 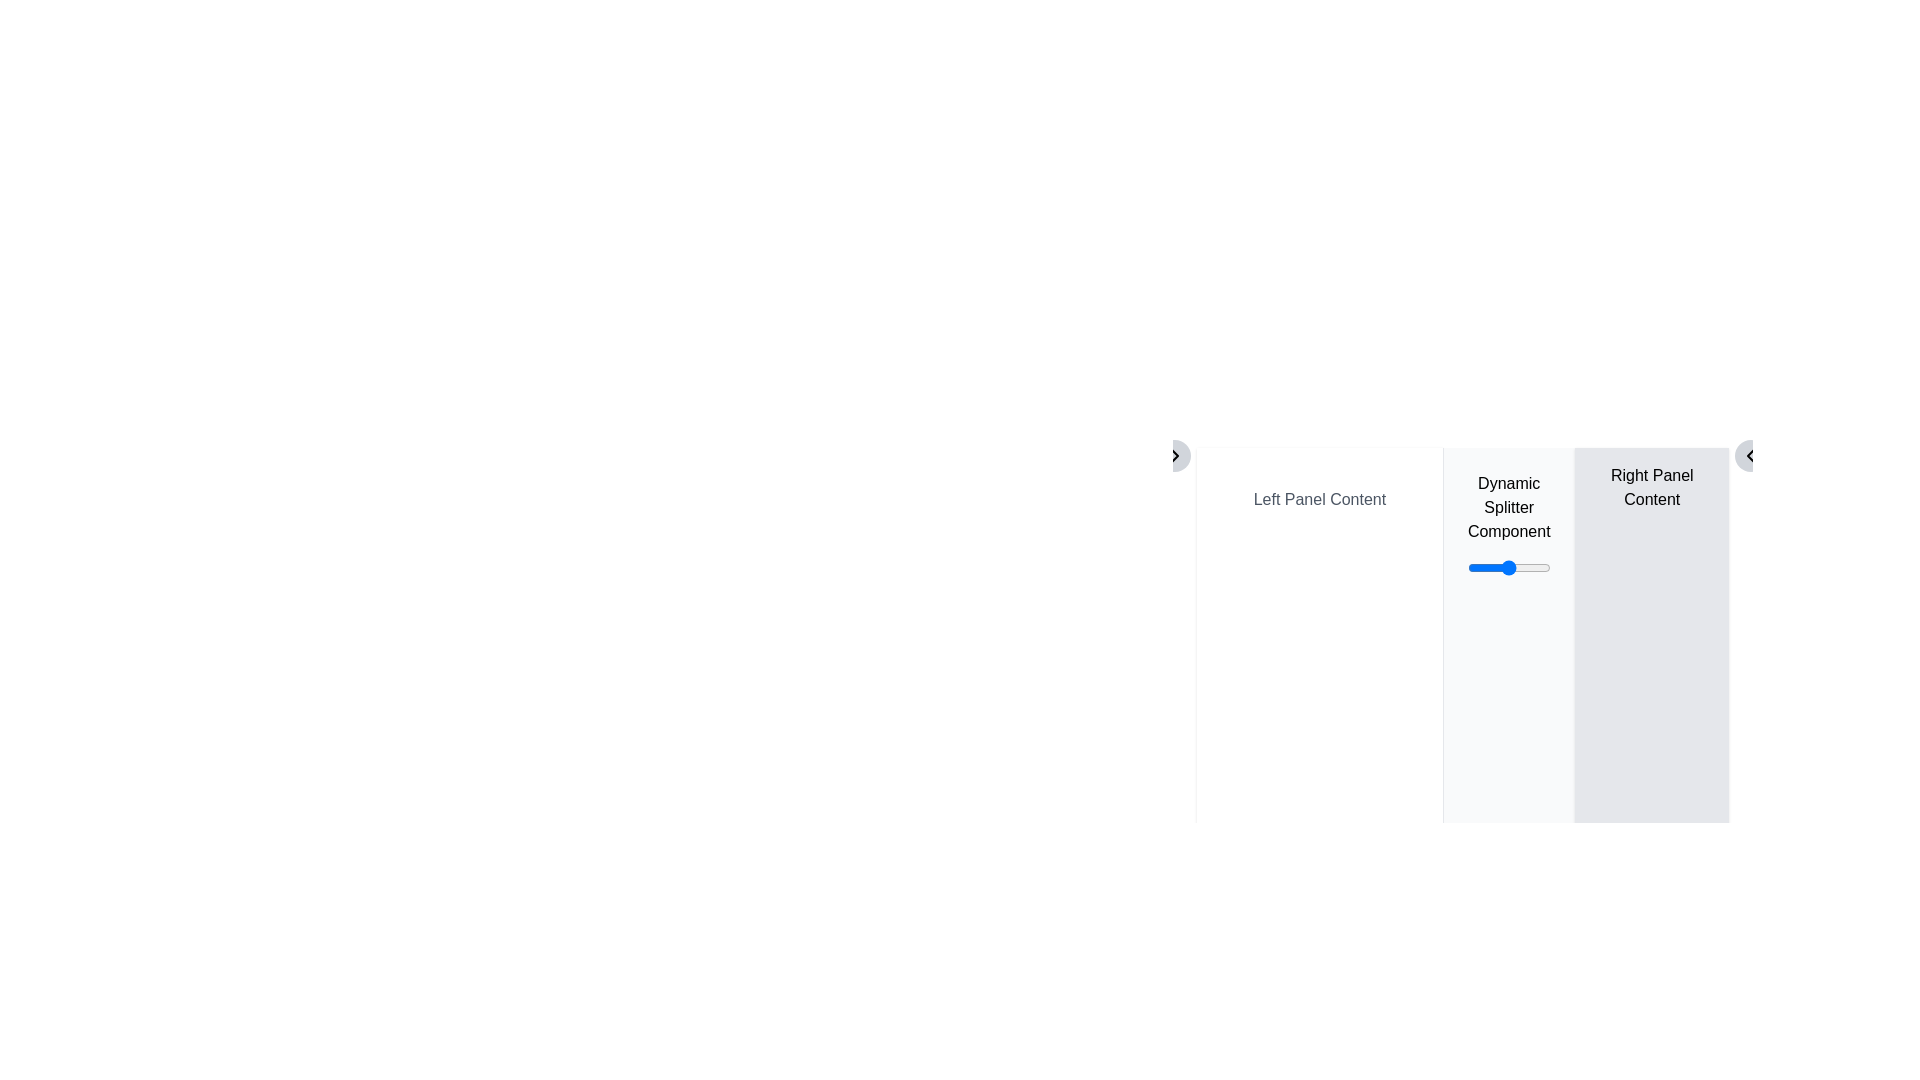 I want to click on the leftward-facing arrow SVG icon, which represents a back navigation action, located at the left edge of the application layout, so click(x=1750, y=455).